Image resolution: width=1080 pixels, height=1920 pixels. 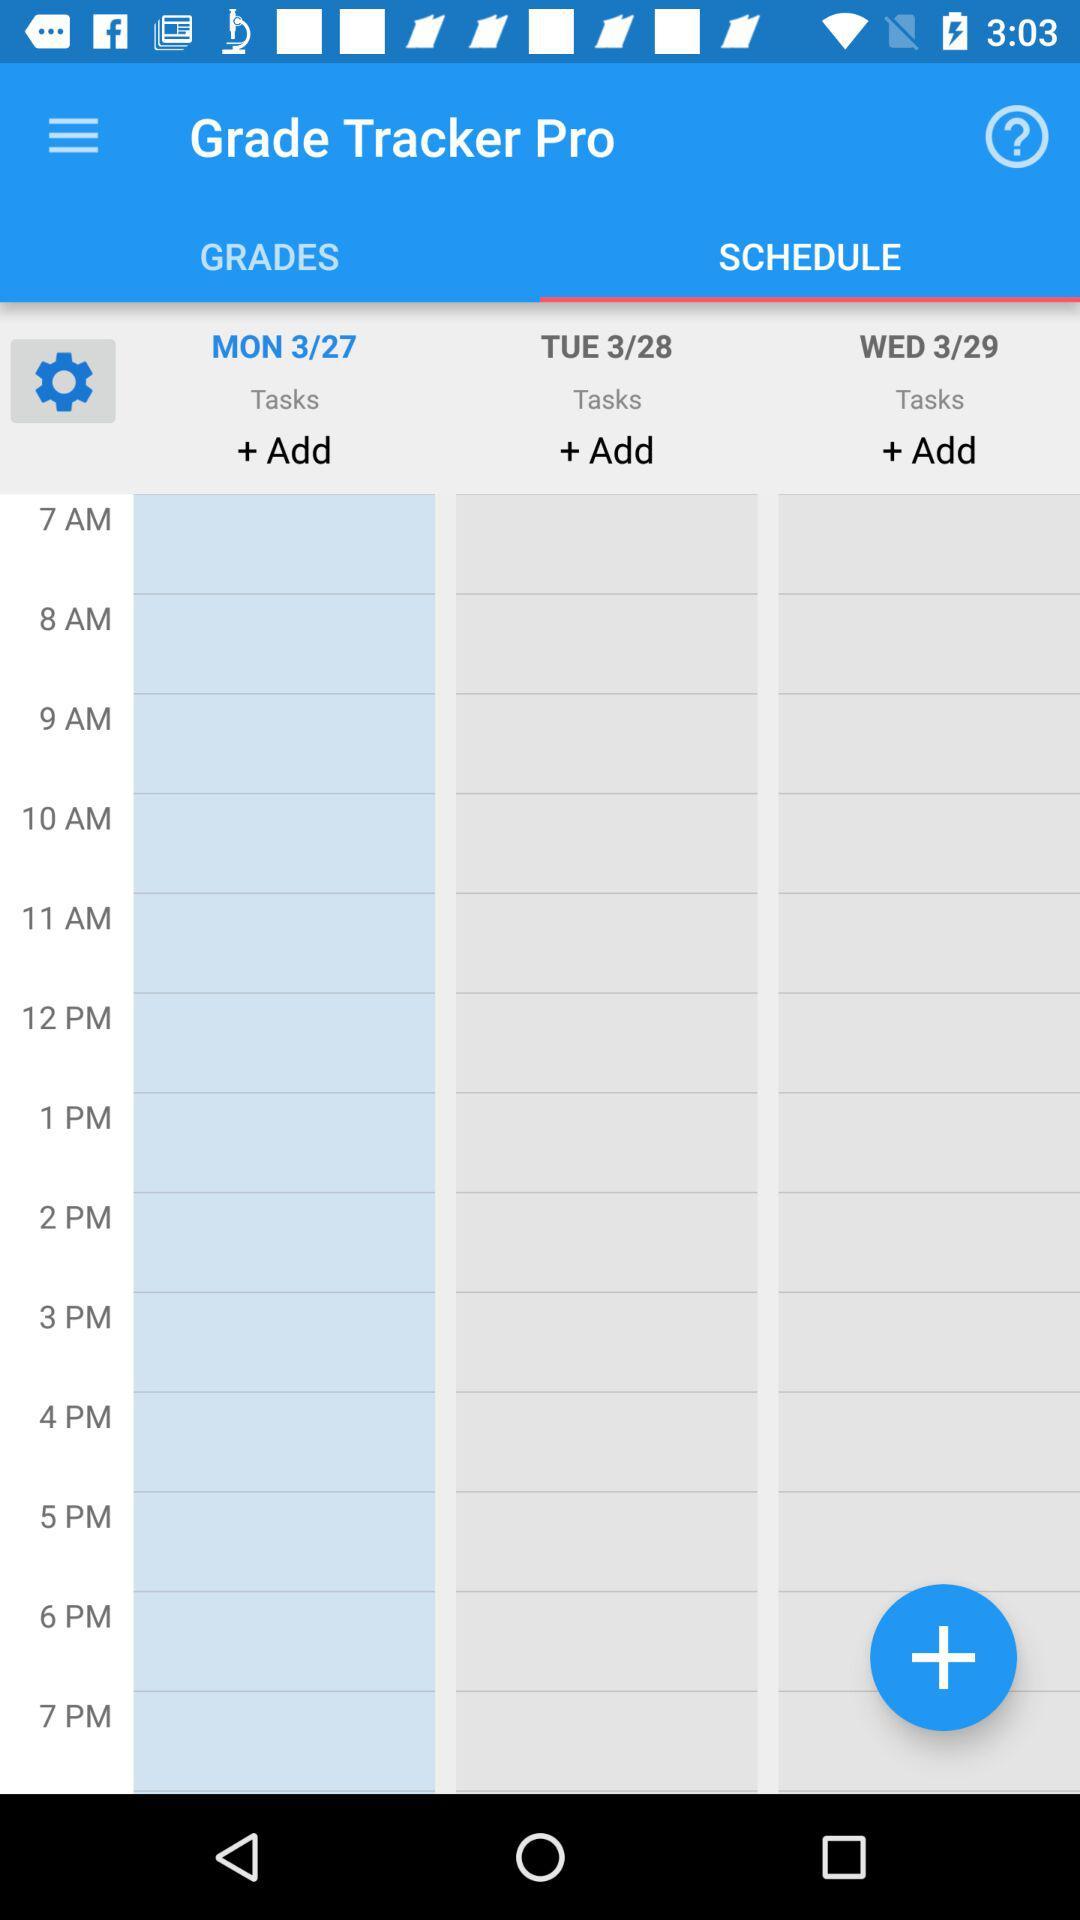 I want to click on open settings, so click(x=61, y=380).